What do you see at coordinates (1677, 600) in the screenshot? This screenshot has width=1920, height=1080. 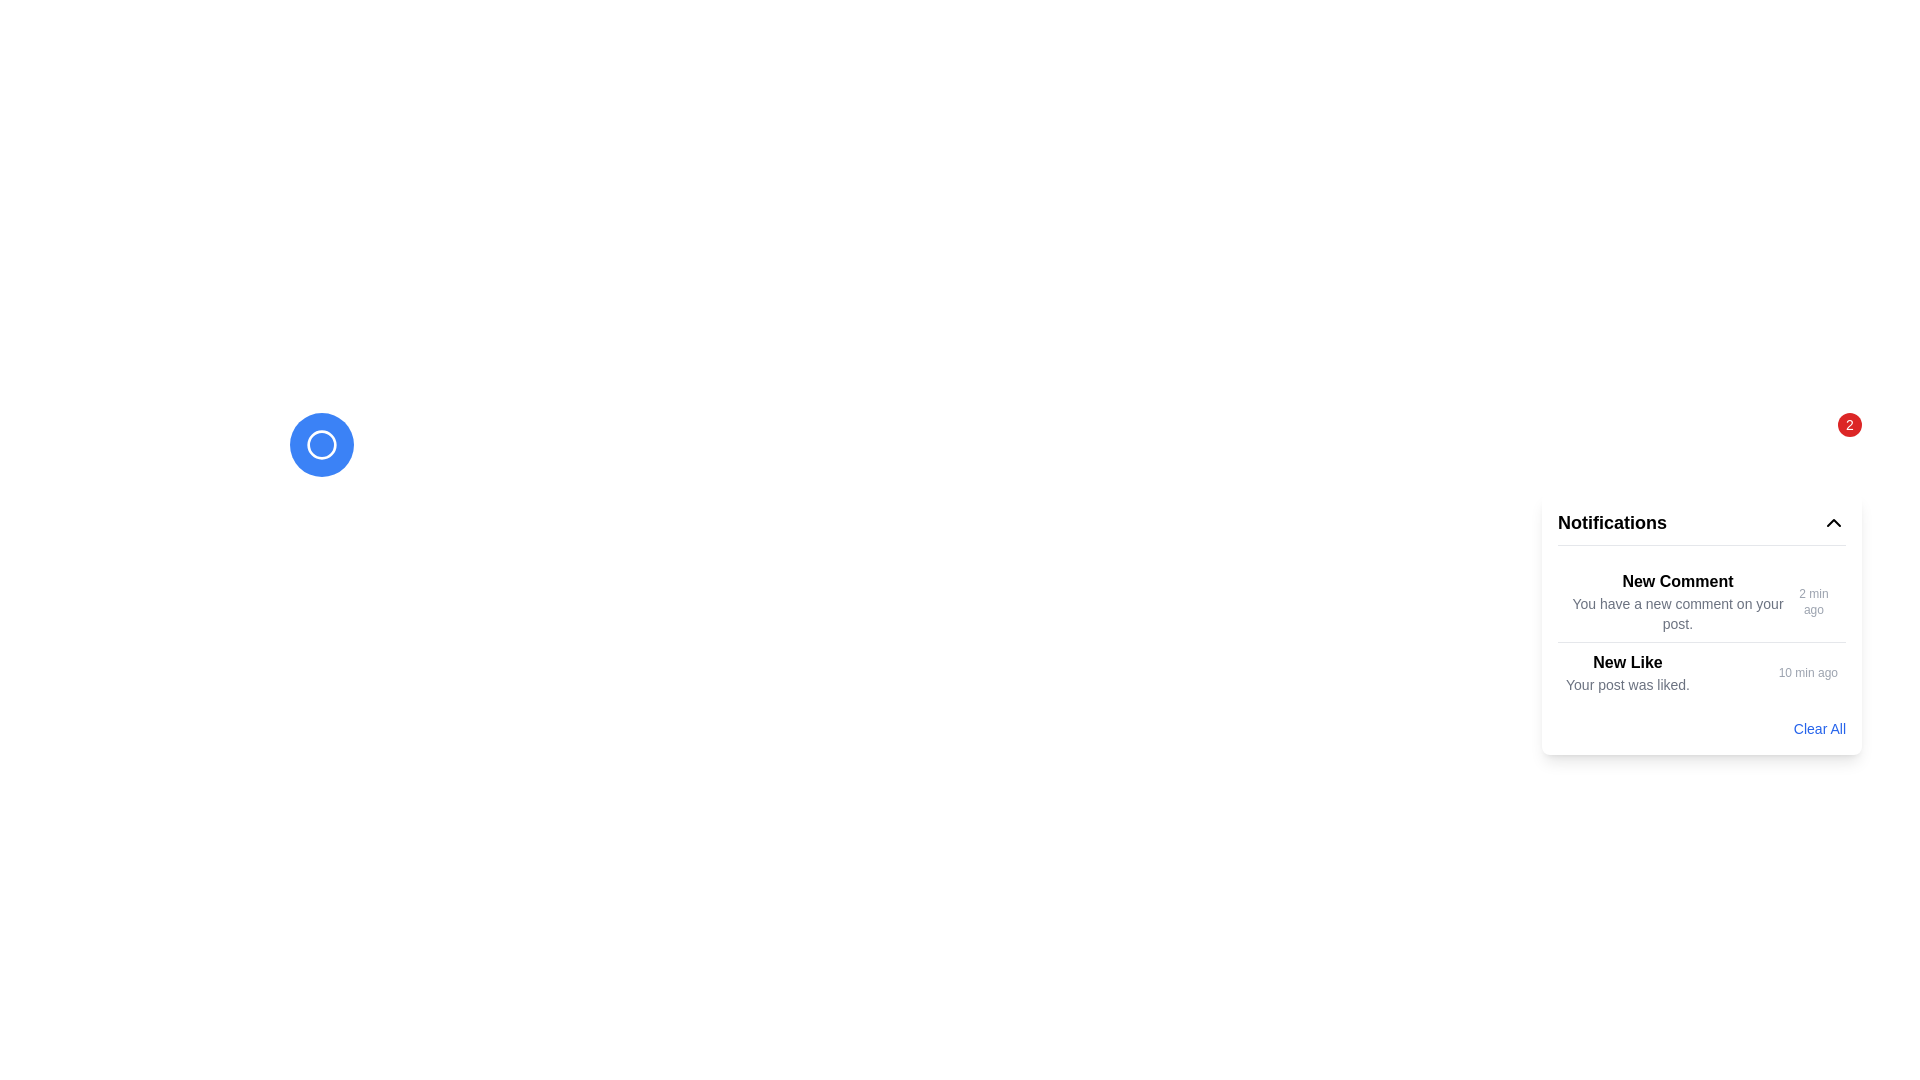 I see `notification titled 'New Comment' which indicates that there is a new comment on your post, located at the top of the notifications list` at bounding box center [1677, 600].